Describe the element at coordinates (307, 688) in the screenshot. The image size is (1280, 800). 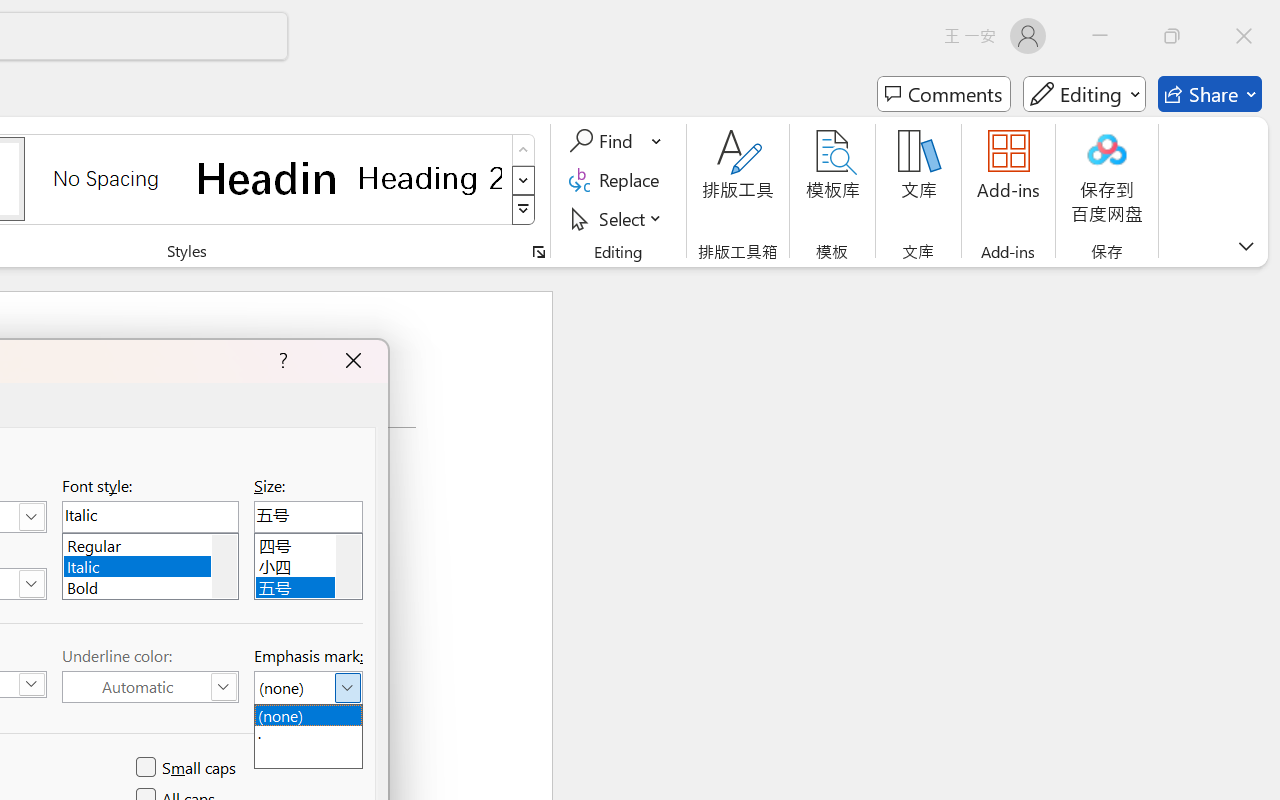
I see `'Emphasis mark:'` at that location.